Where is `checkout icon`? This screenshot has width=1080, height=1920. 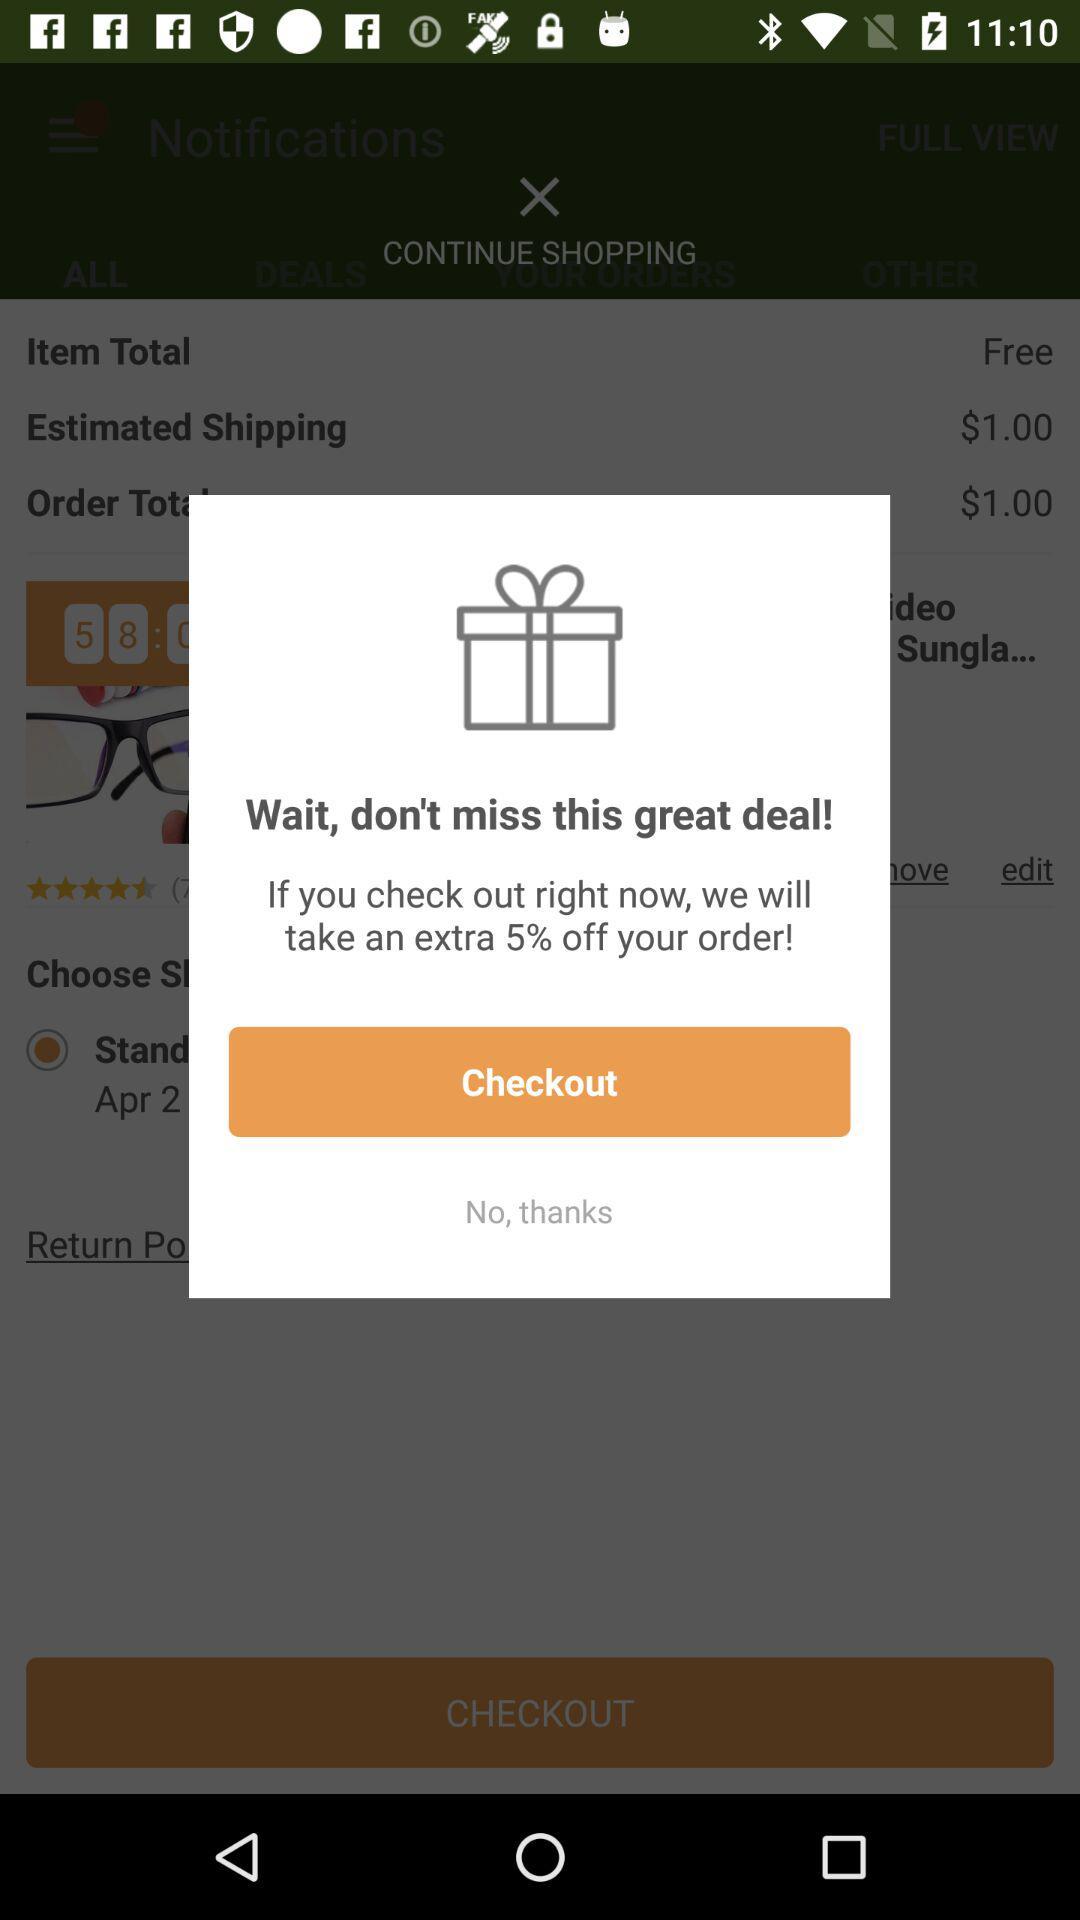 checkout icon is located at coordinates (538, 1080).